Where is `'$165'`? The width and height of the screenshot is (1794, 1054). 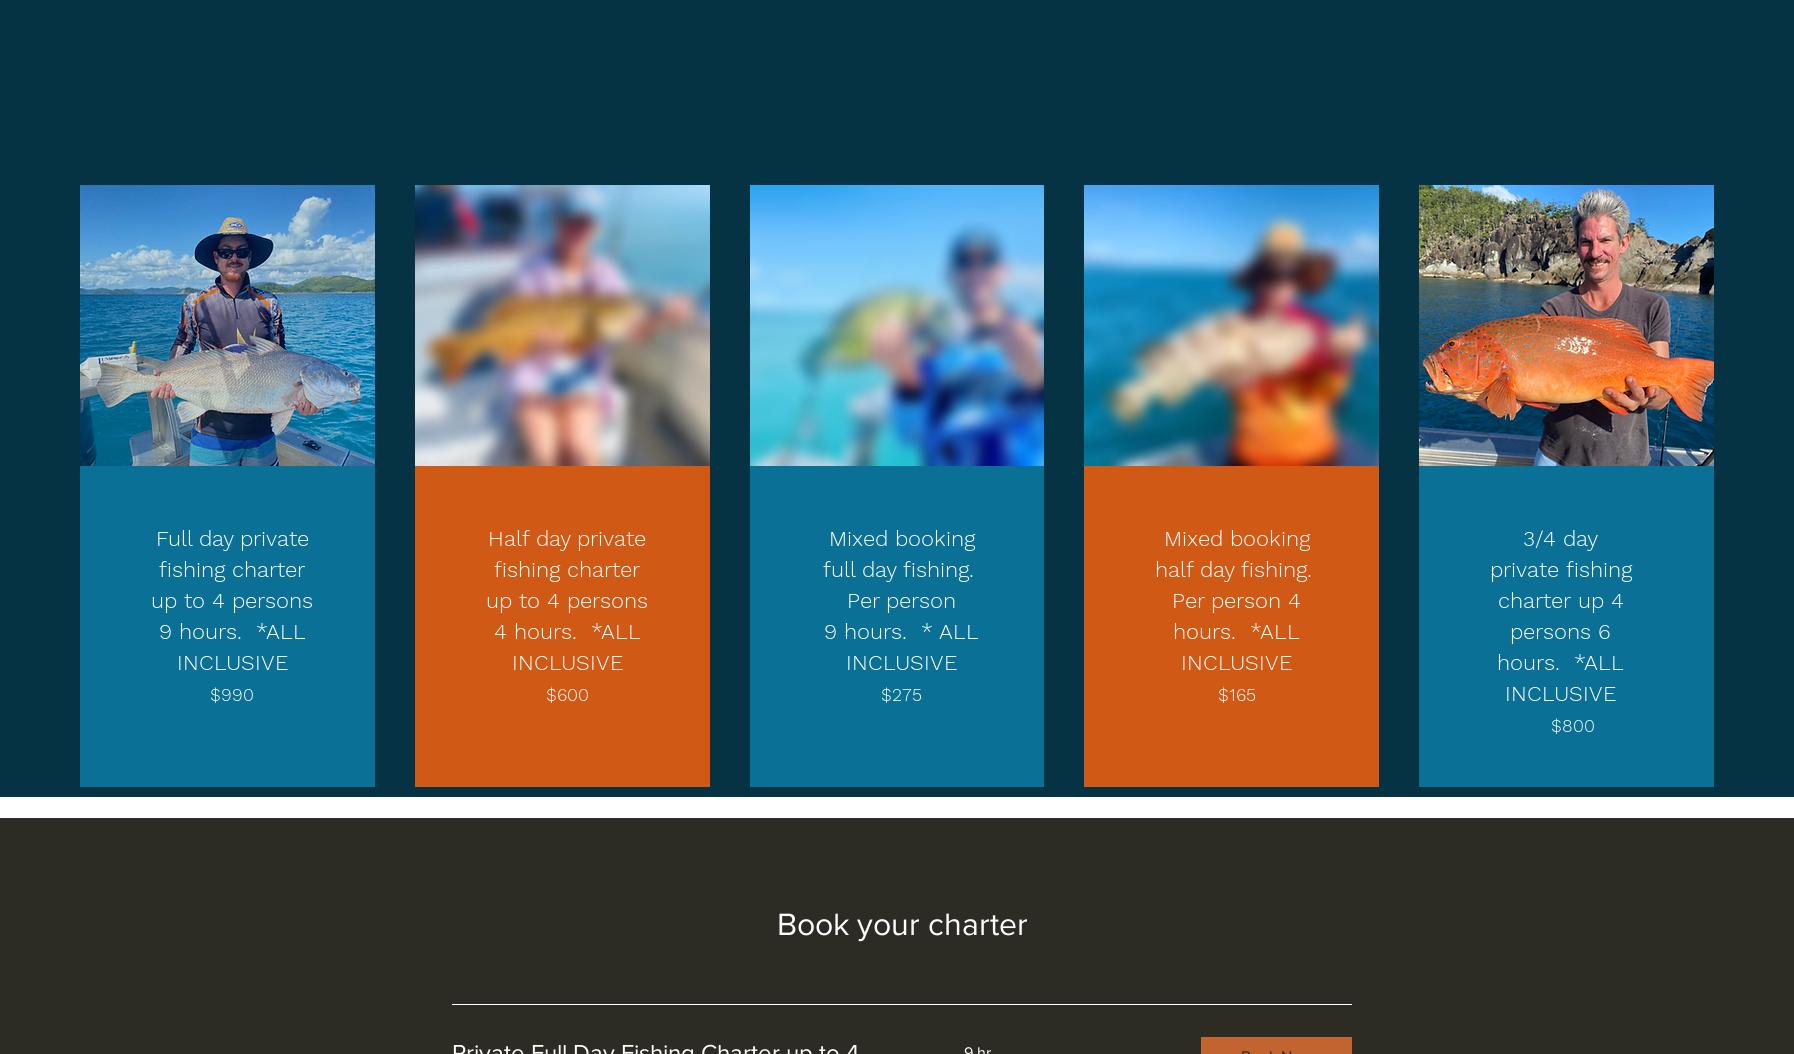 '$165' is located at coordinates (1235, 693).